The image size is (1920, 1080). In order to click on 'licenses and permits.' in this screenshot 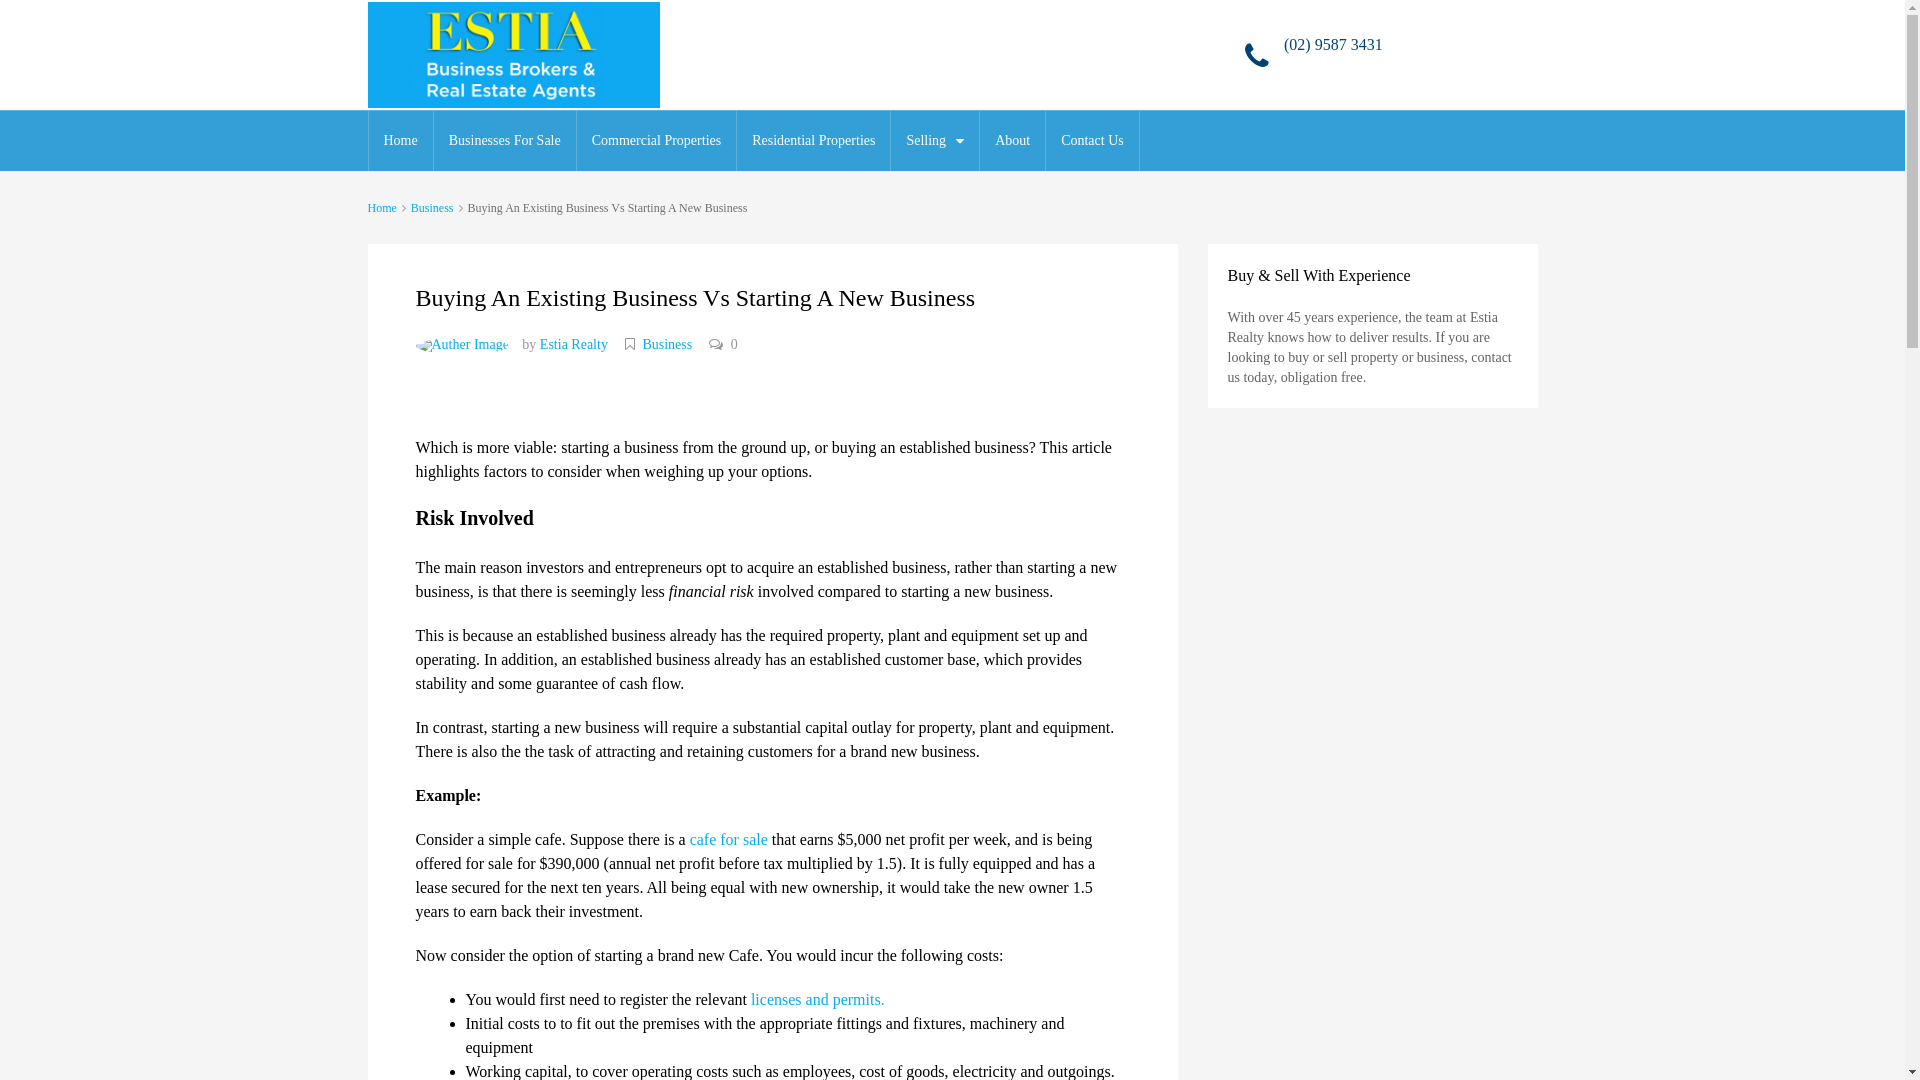, I will do `click(817, 999)`.